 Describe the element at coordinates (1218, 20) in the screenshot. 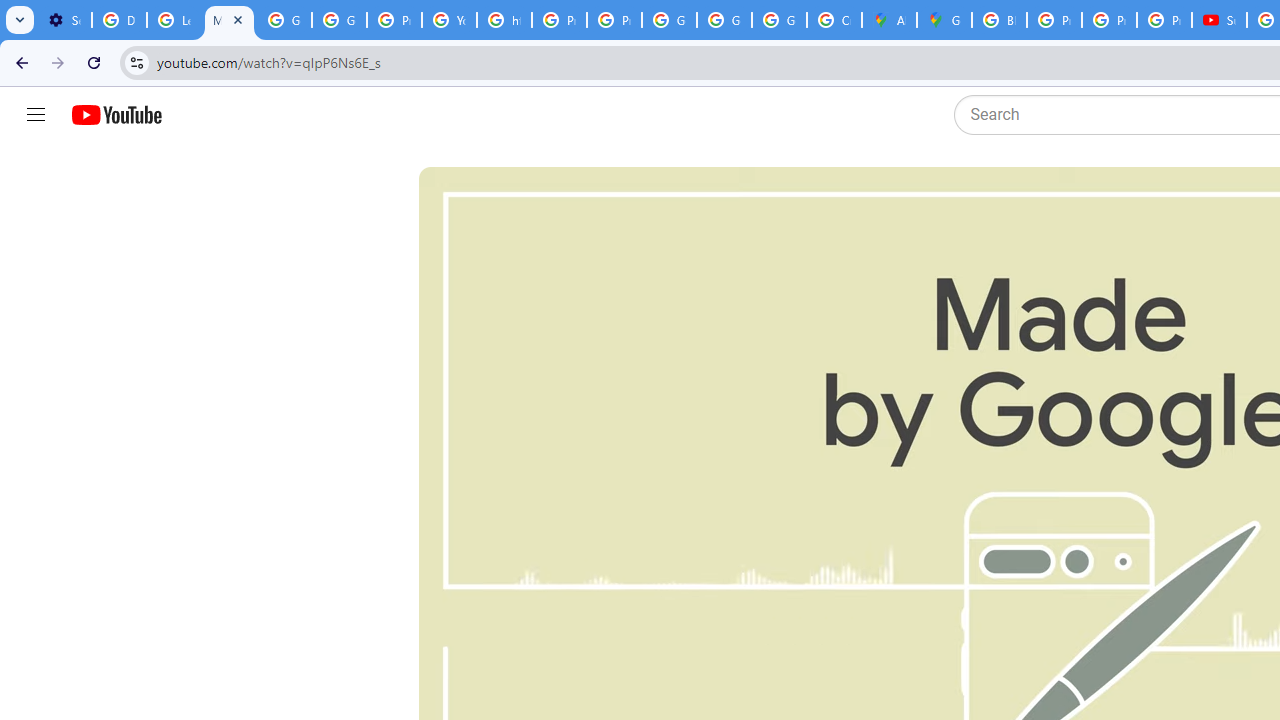

I see `'Subscriptions - YouTube'` at that location.